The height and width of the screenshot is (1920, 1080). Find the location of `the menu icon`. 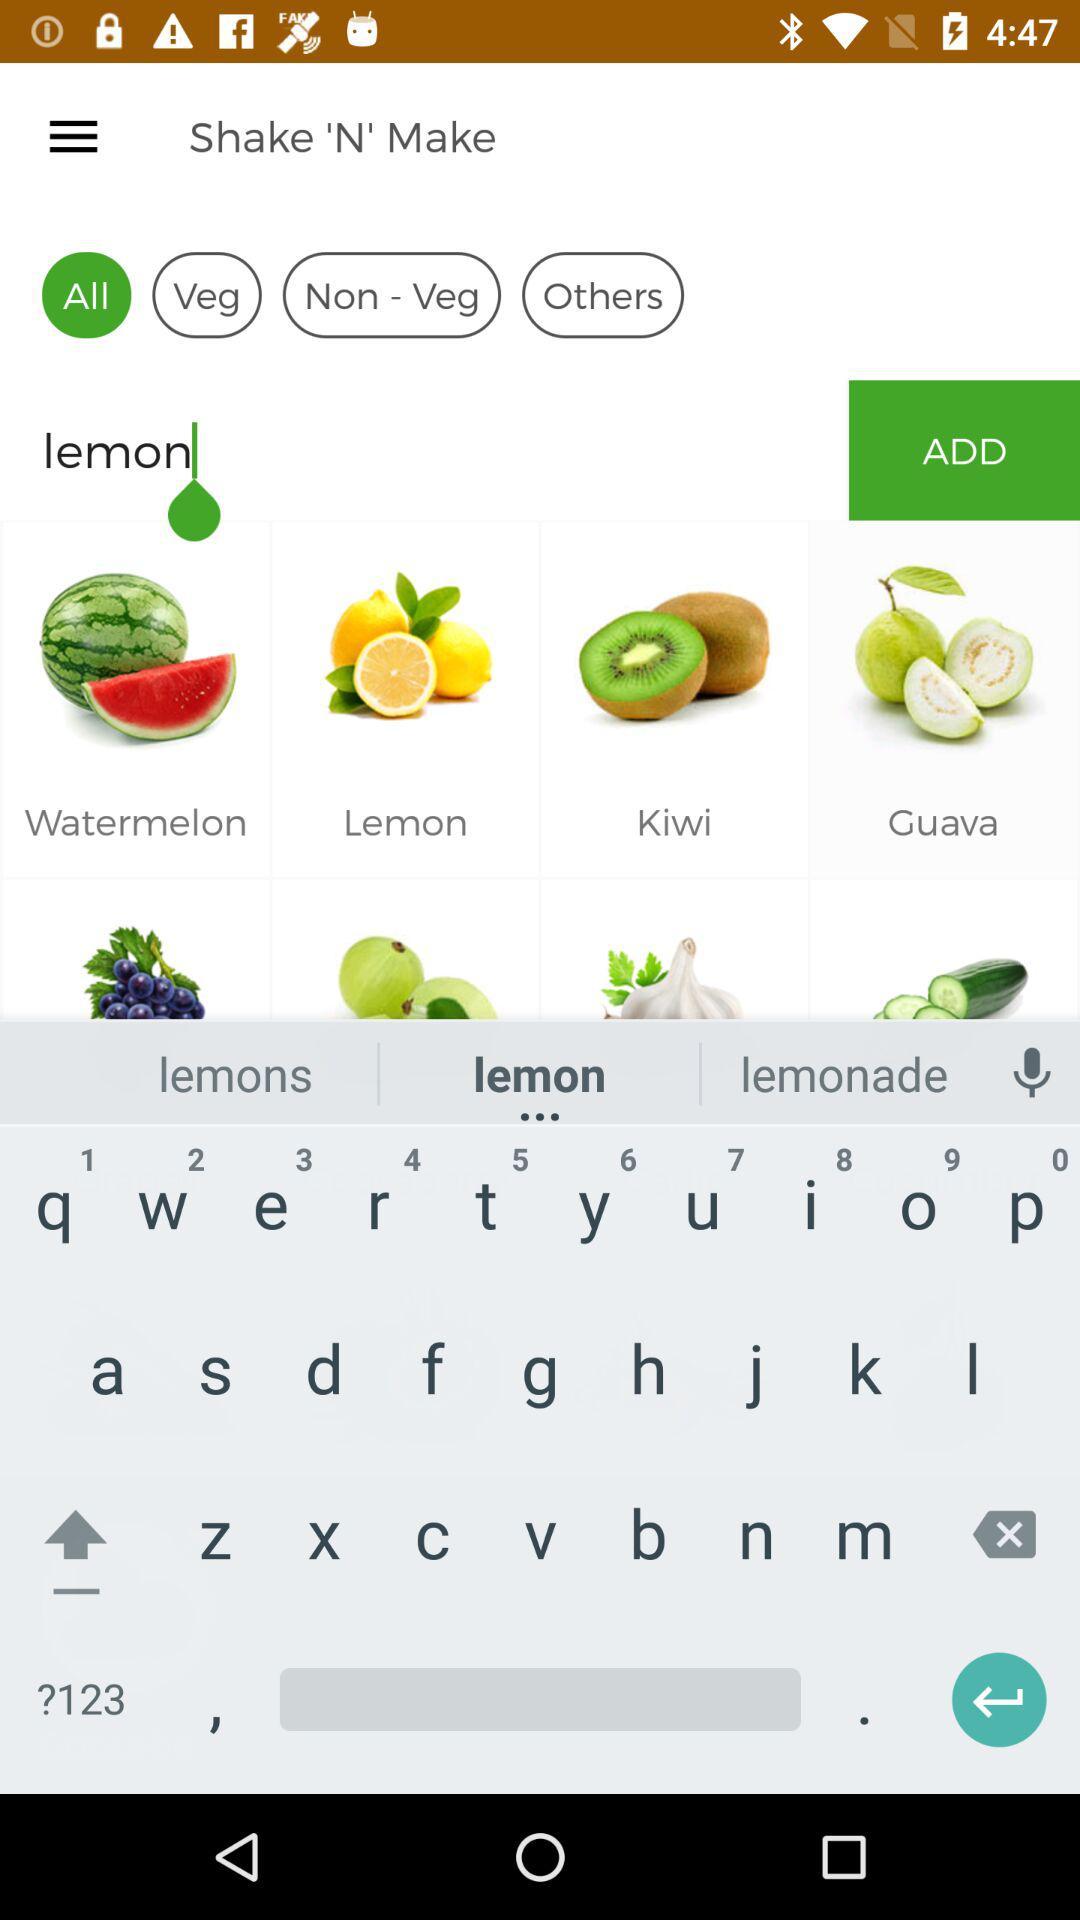

the menu icon is located at coordinates (72, 135).